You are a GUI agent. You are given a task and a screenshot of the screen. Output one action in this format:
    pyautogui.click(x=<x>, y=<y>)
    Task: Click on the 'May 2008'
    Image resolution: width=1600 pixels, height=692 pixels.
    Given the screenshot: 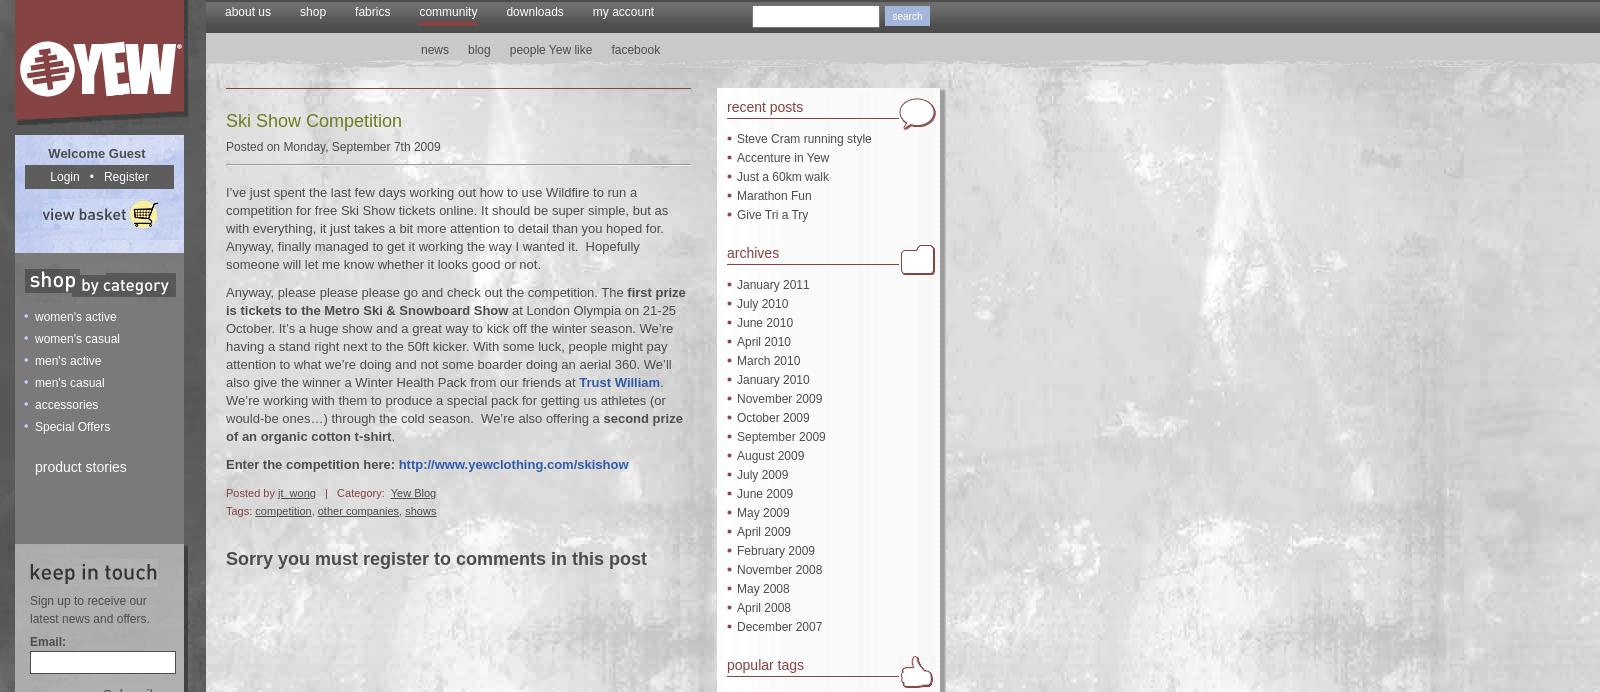 What is the action you would take?
    pyautogui.click(x=763, y=588)
    